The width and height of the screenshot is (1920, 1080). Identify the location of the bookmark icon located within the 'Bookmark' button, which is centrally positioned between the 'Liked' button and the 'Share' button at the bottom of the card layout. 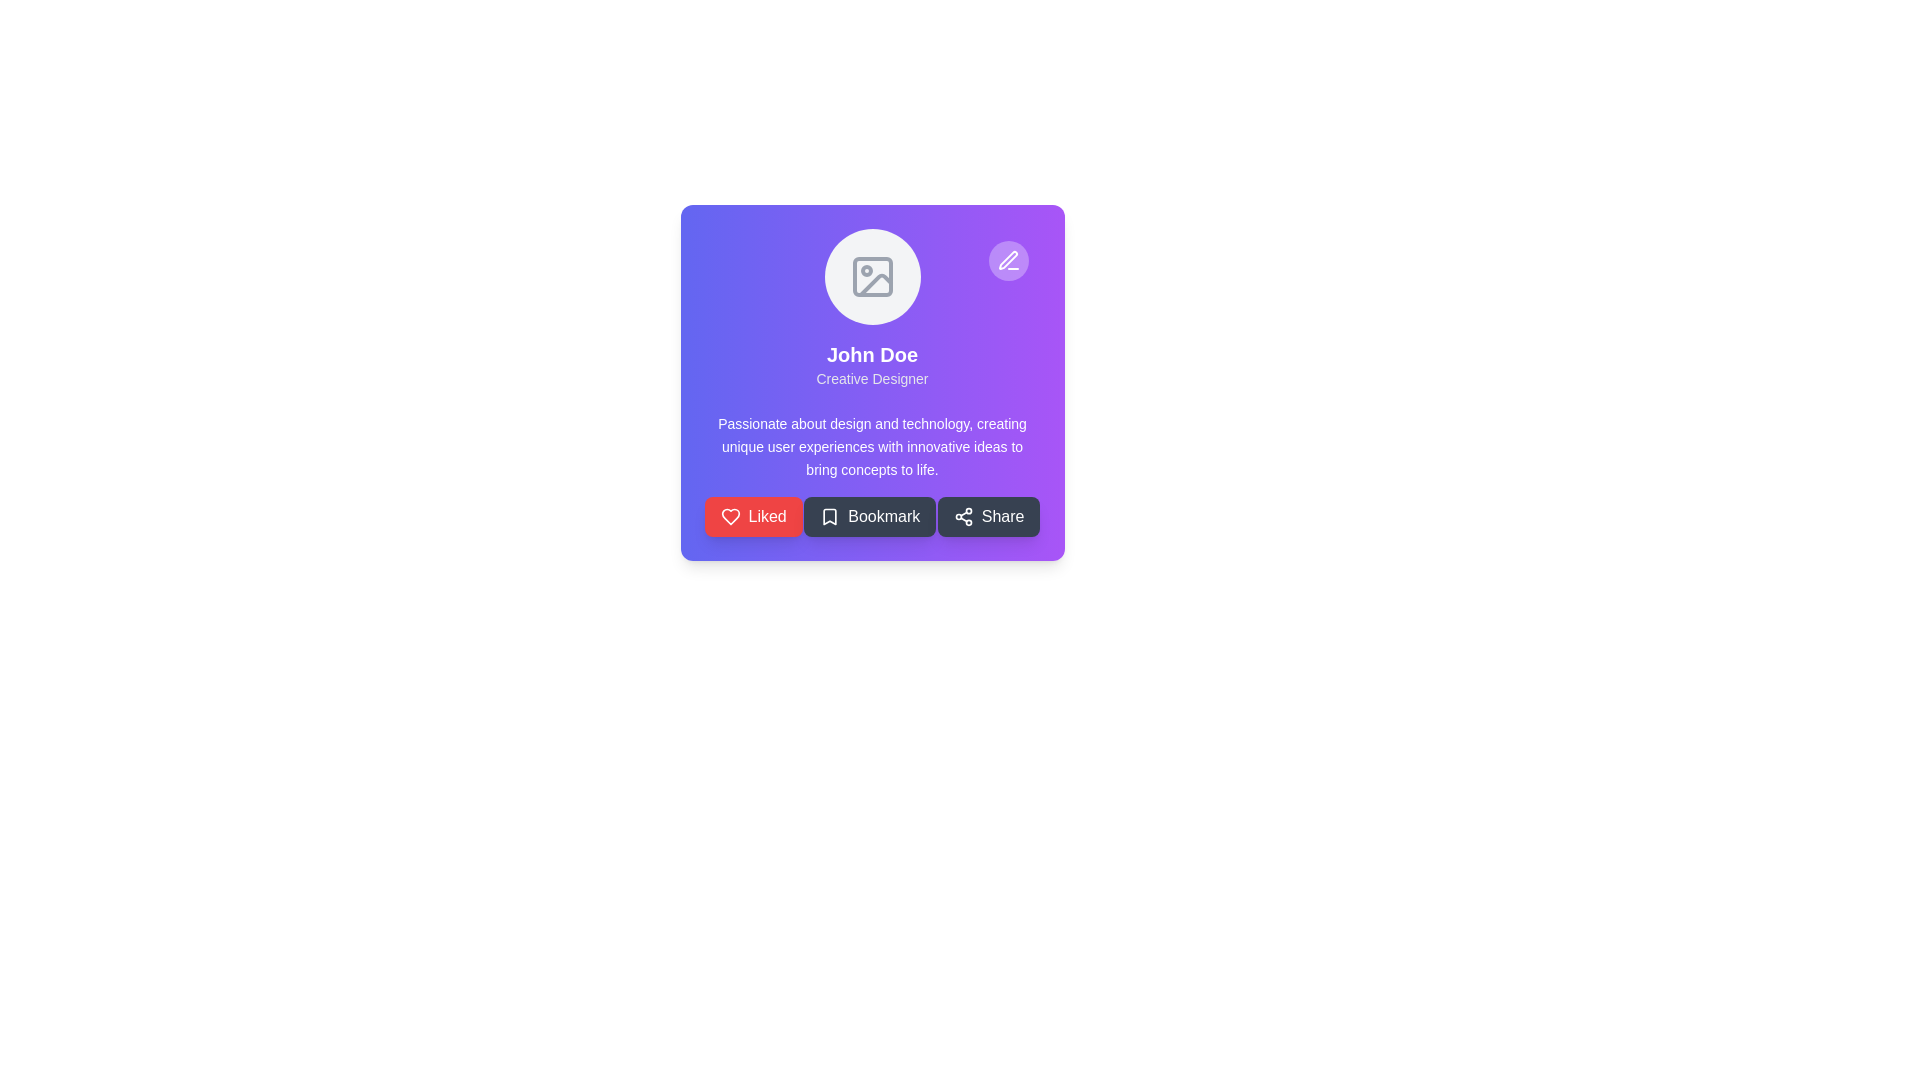
(830, 516).